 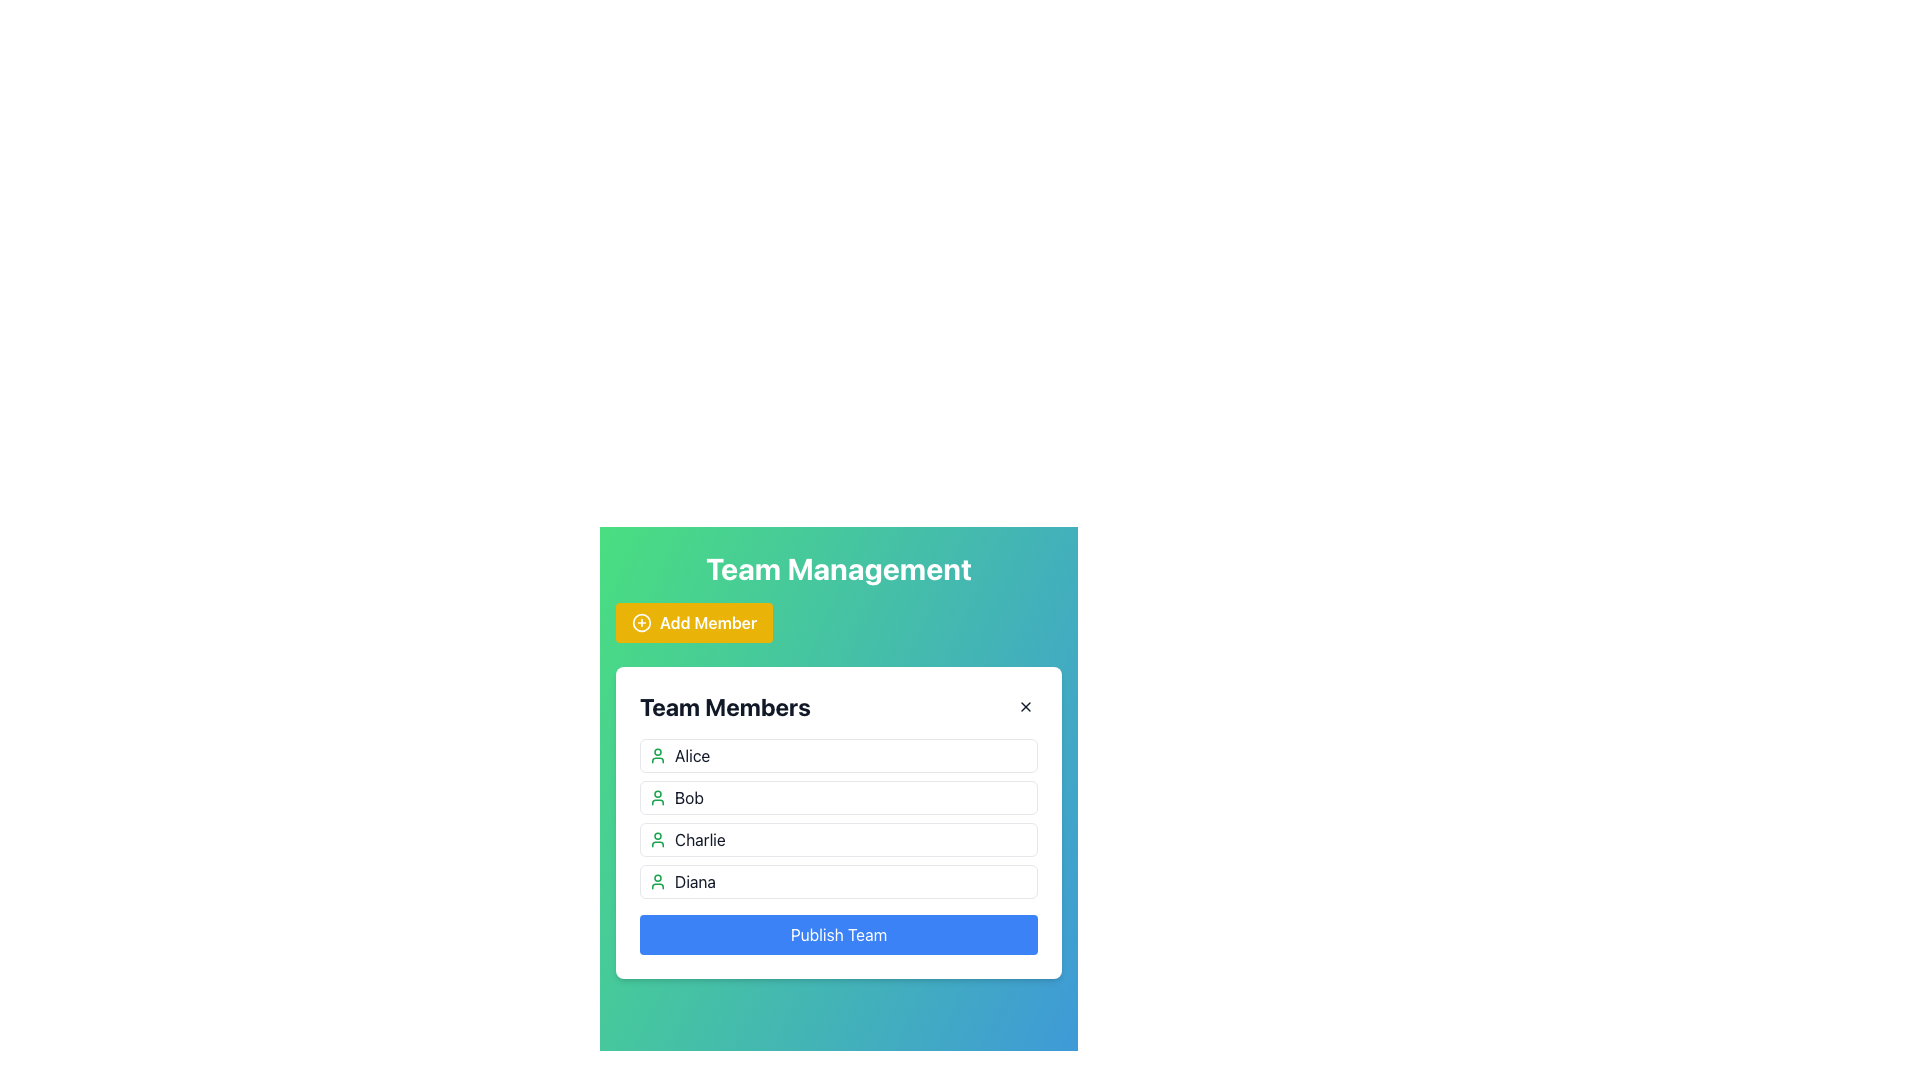 I want to click on the 'Finalize and Publish' button located at the bottom of the 'Team Members' card, so click(x=839, y=934).